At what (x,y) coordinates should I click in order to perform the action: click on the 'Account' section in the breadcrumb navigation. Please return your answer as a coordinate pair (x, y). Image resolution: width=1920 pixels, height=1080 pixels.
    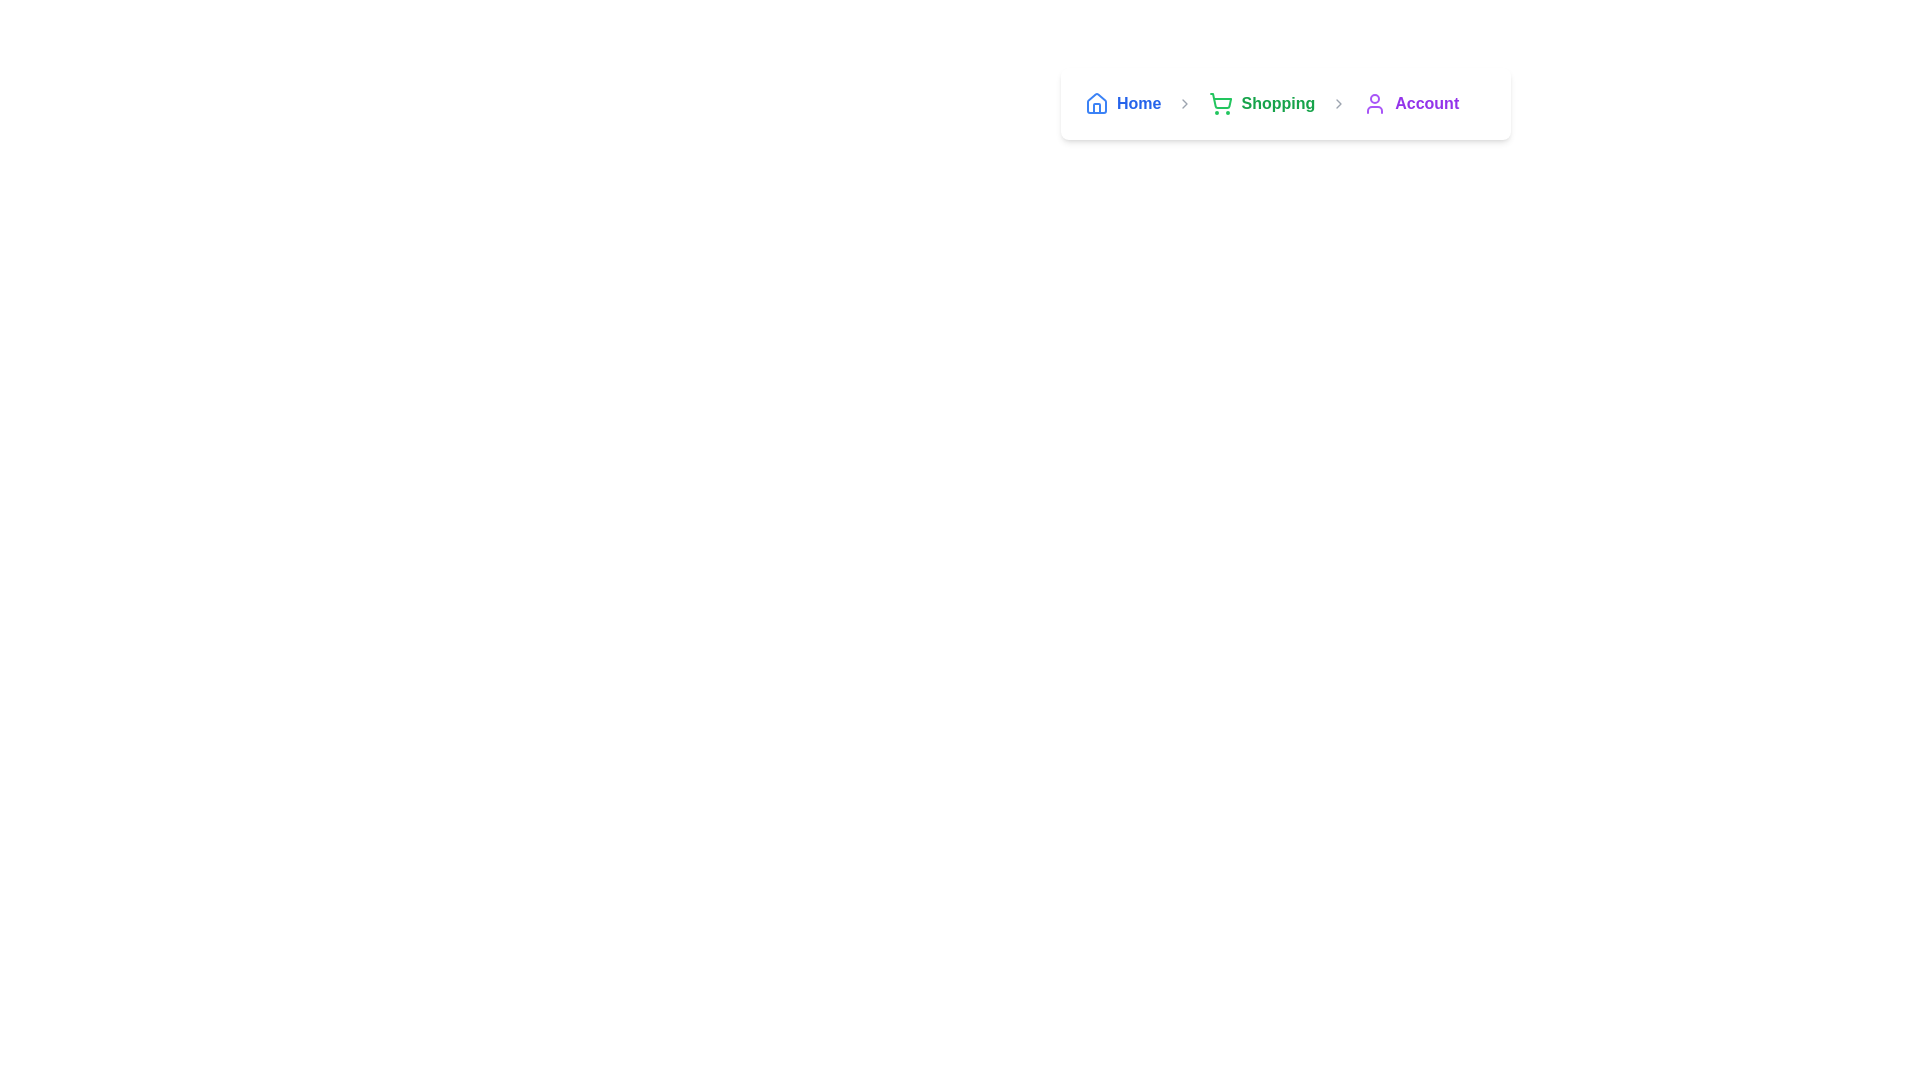
    Looking at the image, I should click on (1410, 104).